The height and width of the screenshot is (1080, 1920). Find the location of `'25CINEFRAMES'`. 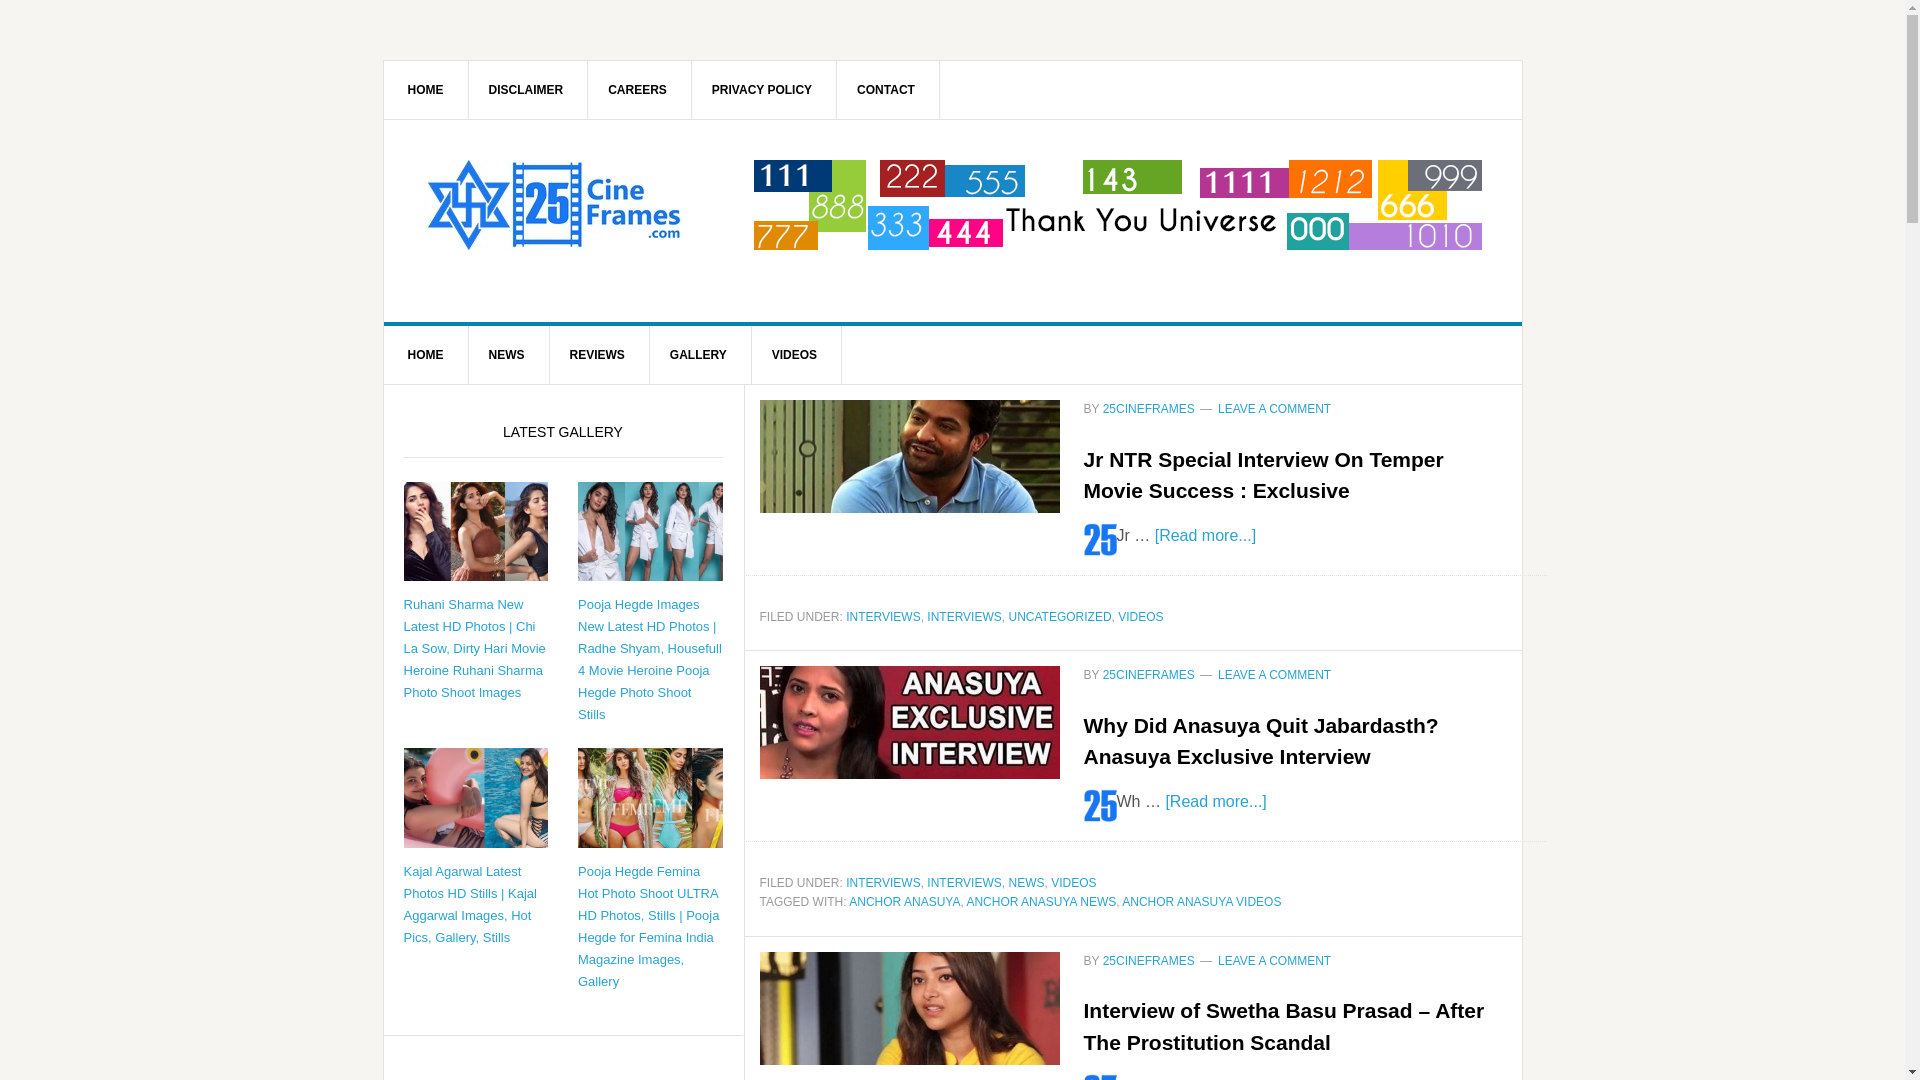

'25CINEFRAMES' is located at coordinates (1148, 675).